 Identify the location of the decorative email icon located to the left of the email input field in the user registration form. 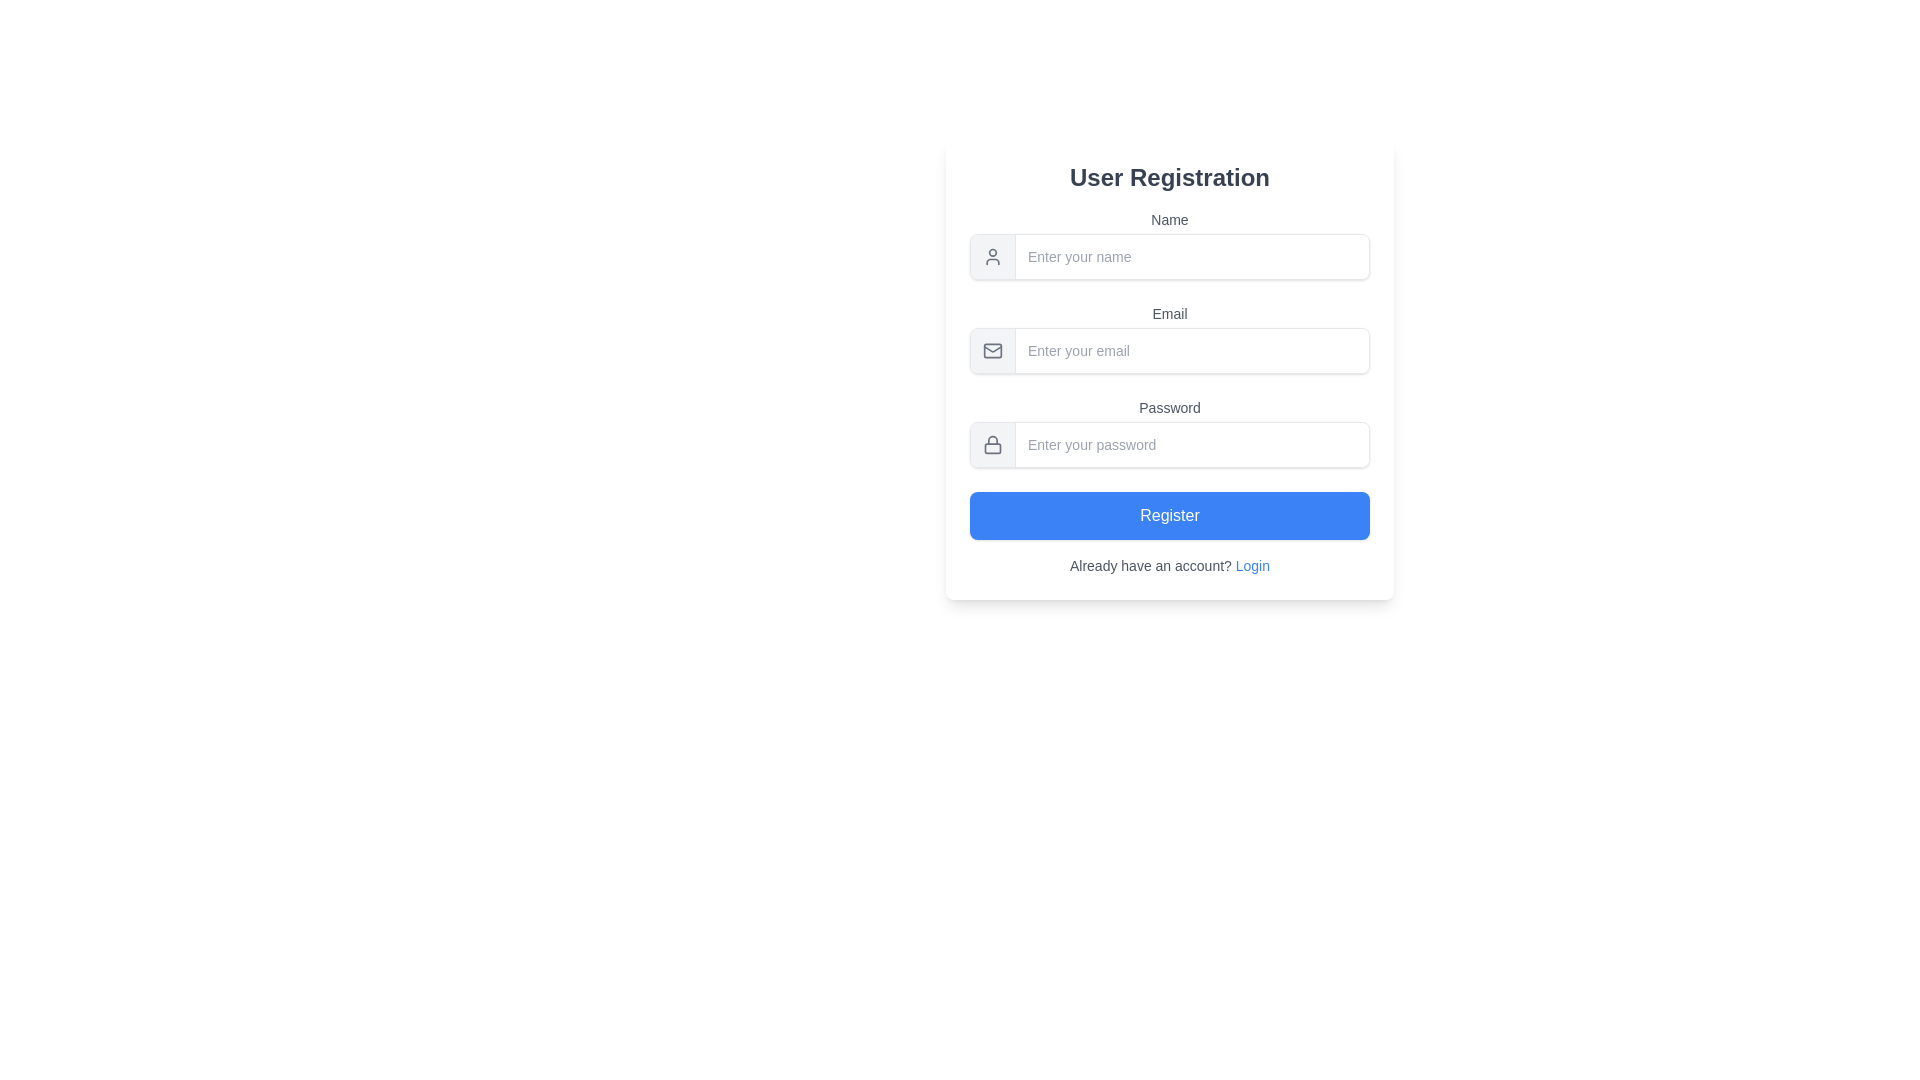
(993, 350).